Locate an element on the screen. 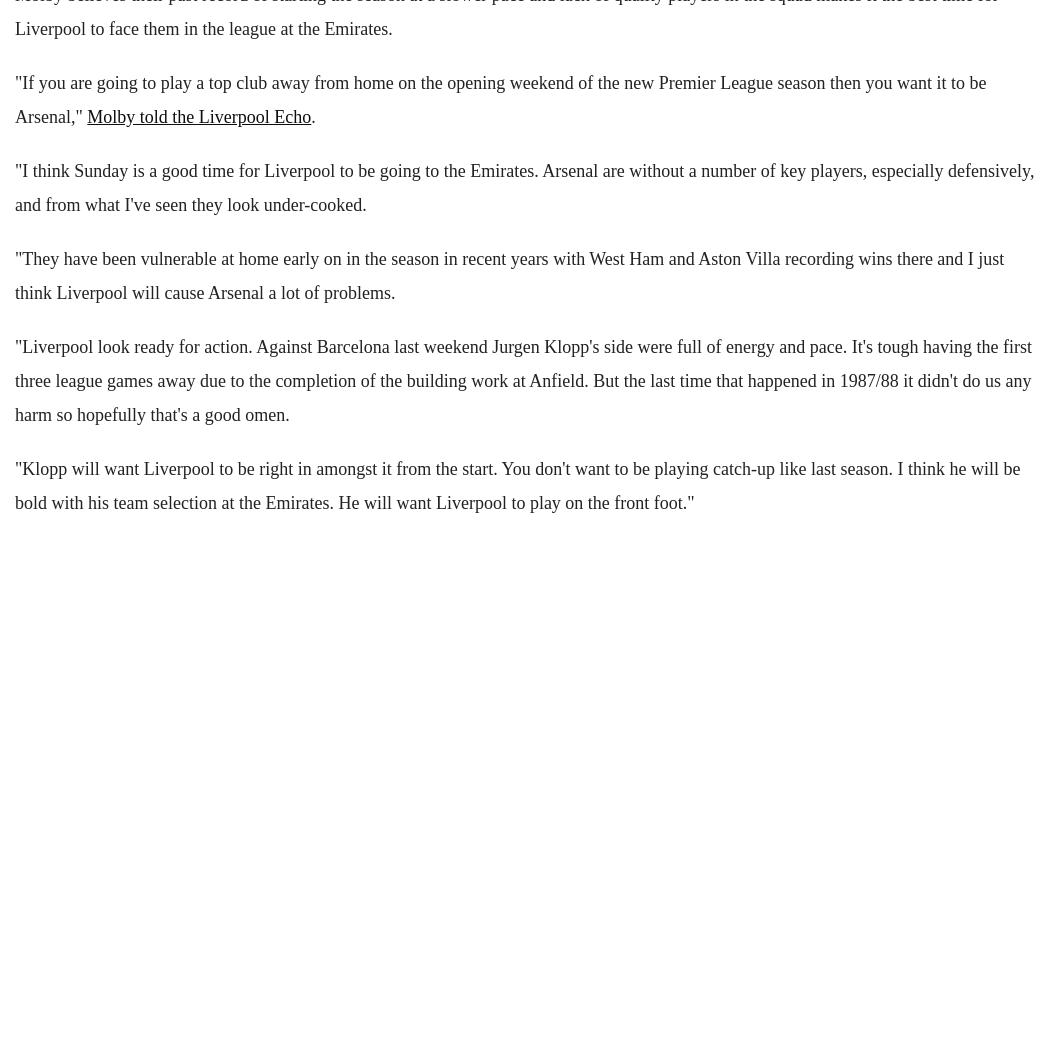 The image size is (1050, 1062). 'NOTICEBOARD' is located at coordinates (95, 558).